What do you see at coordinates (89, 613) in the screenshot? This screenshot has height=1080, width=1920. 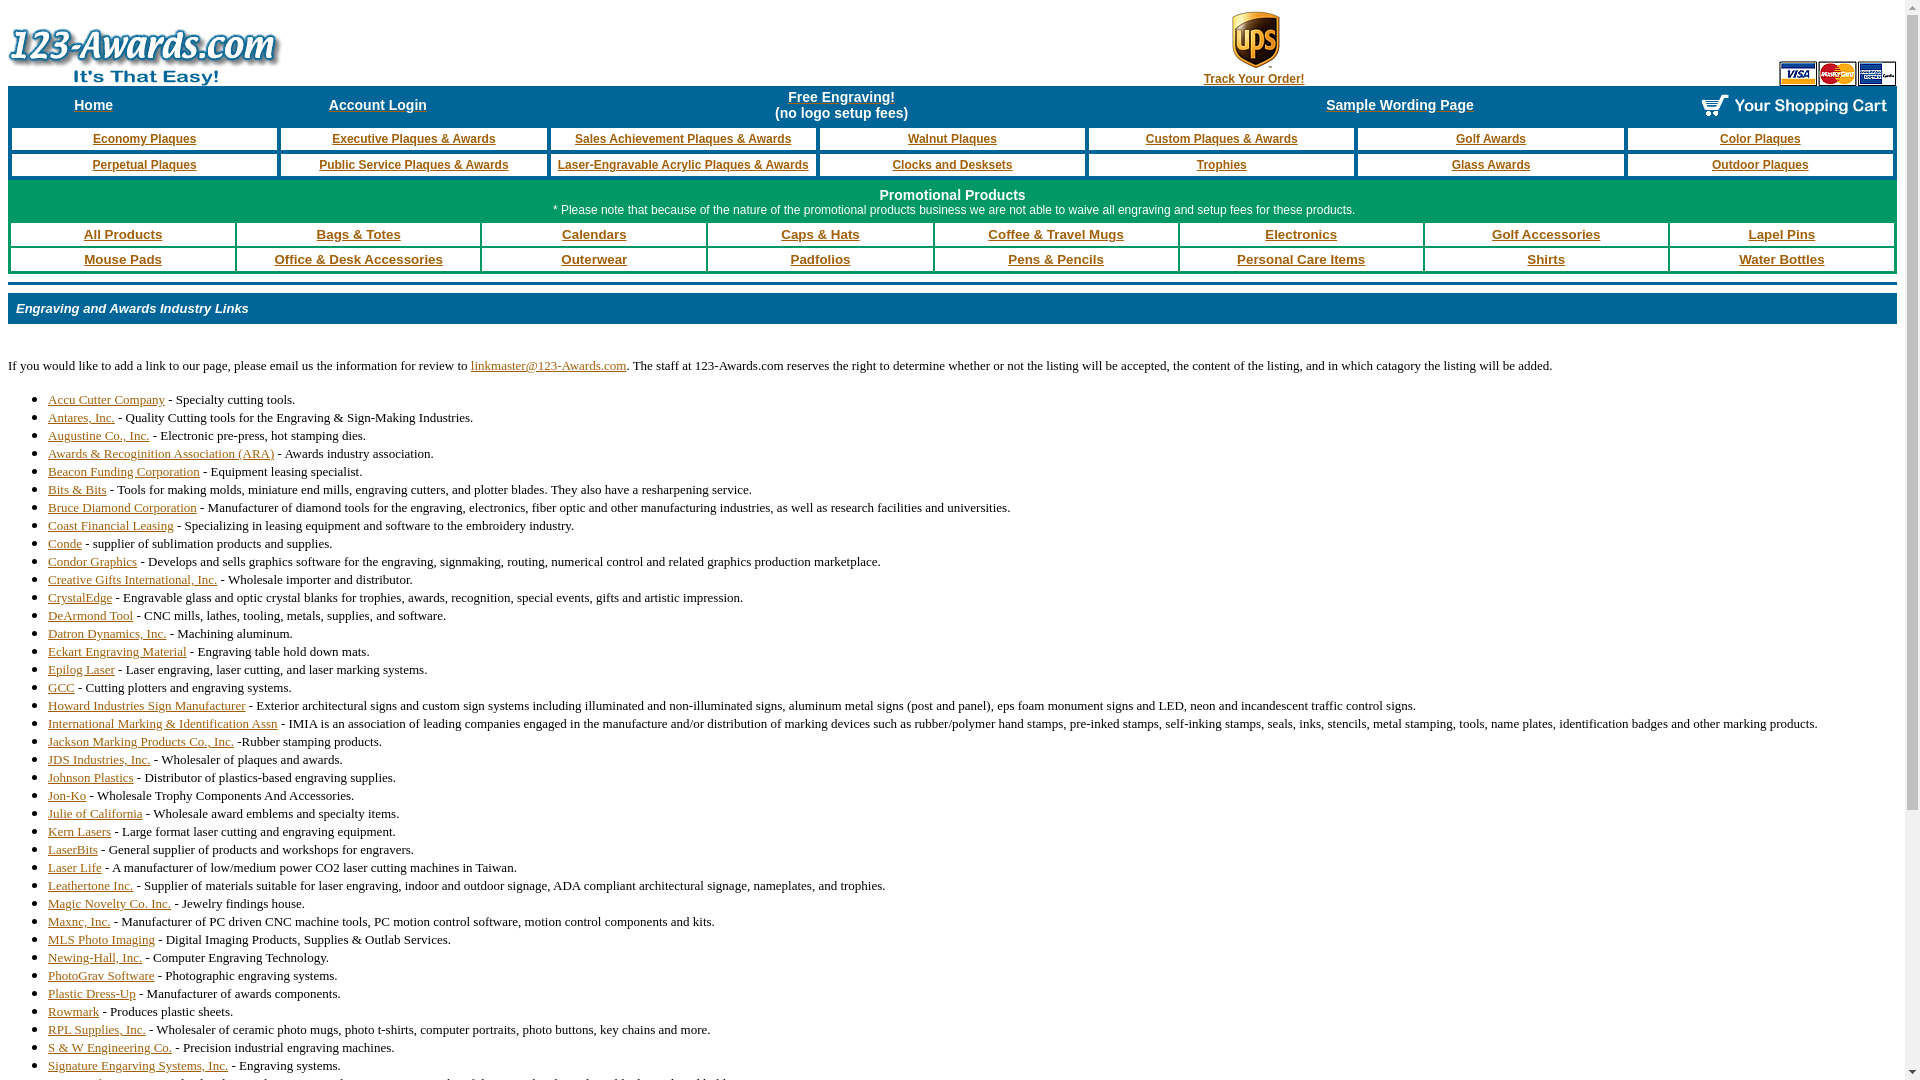 I see `'DeArmond Tool'` at bounding box center [89, 613].